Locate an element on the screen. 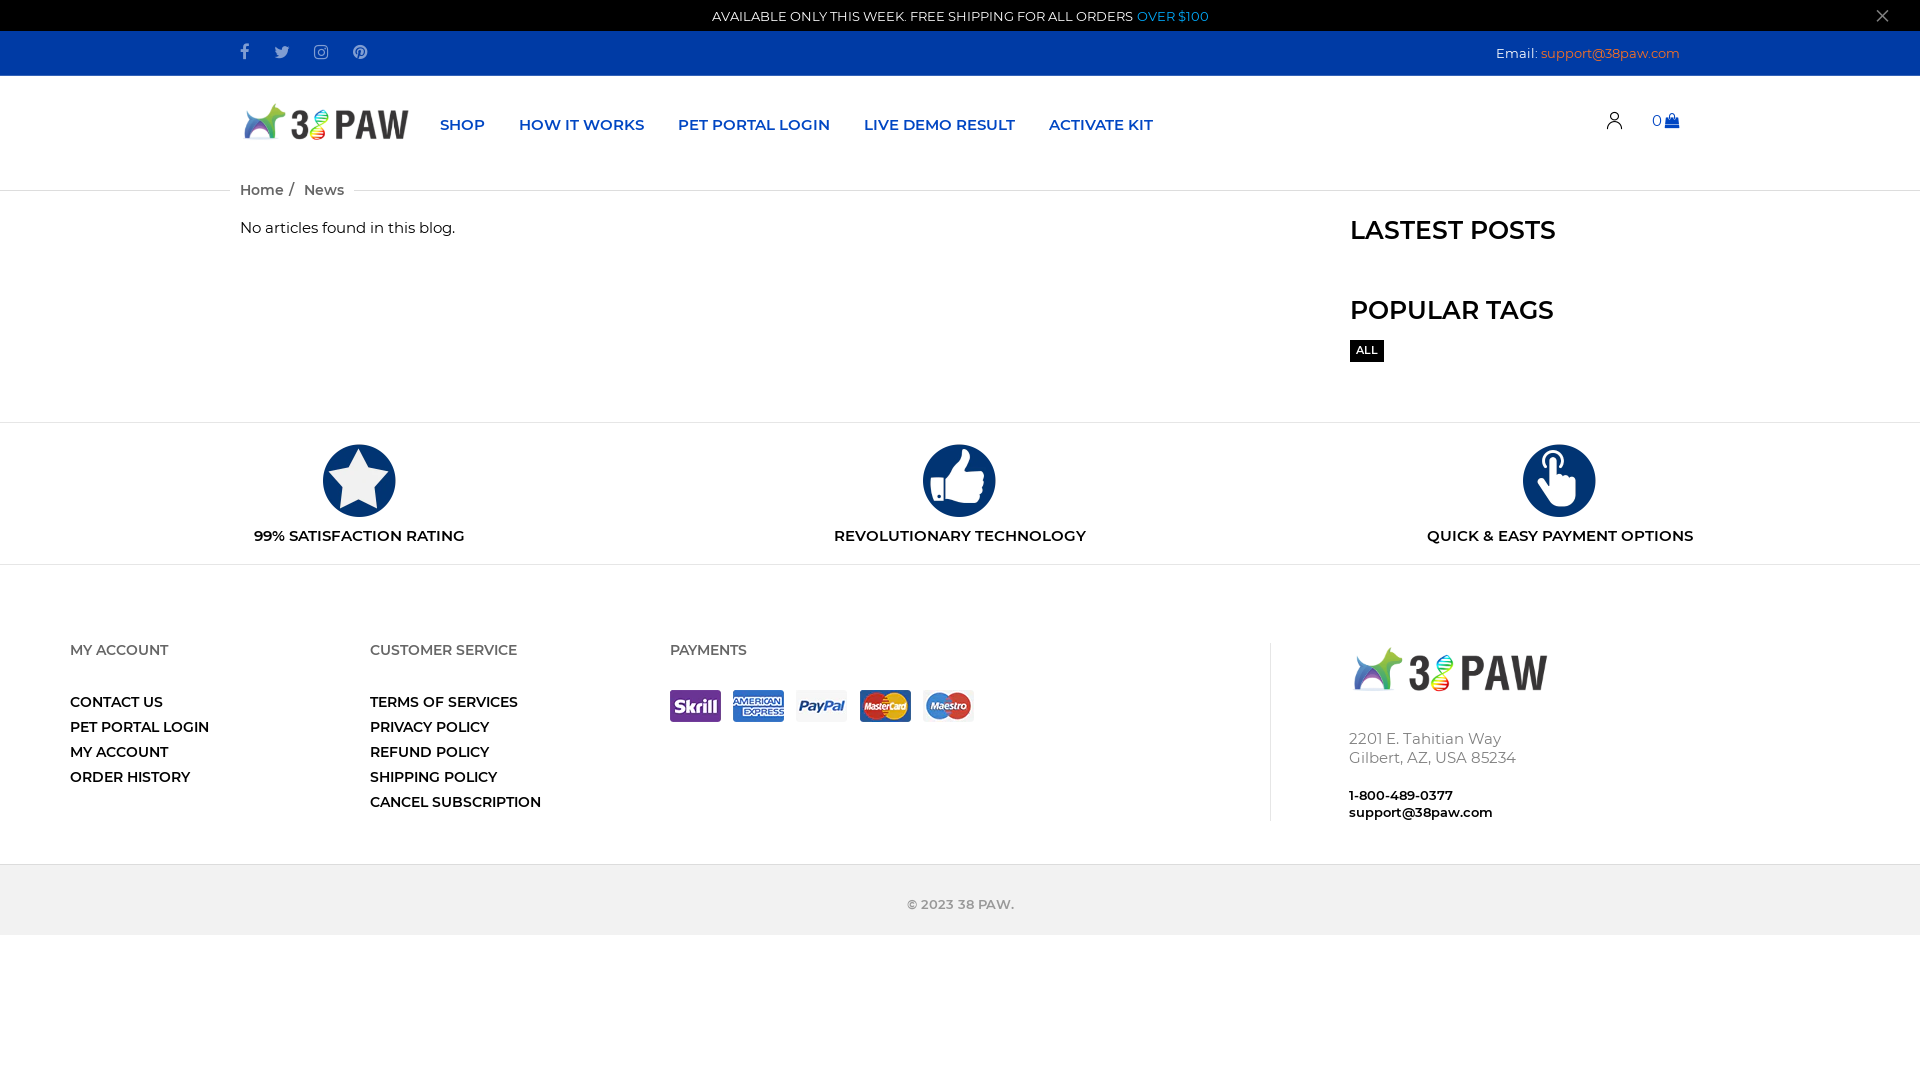 The width and height of the screenshot is (1920, 1080). 'REFUND POLICY' is located at coordinates (428, 752).